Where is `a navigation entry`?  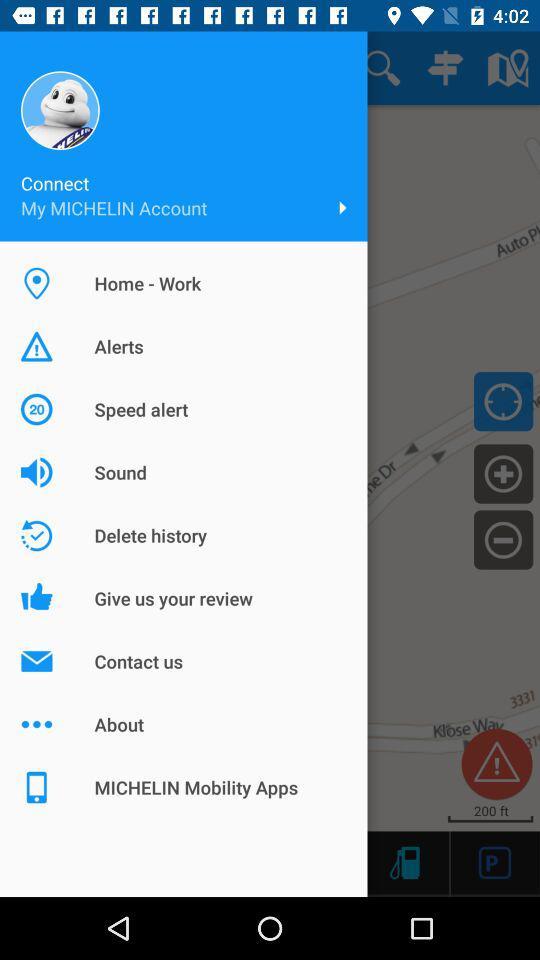 a navigation entry is located at coordinates (502, 473).